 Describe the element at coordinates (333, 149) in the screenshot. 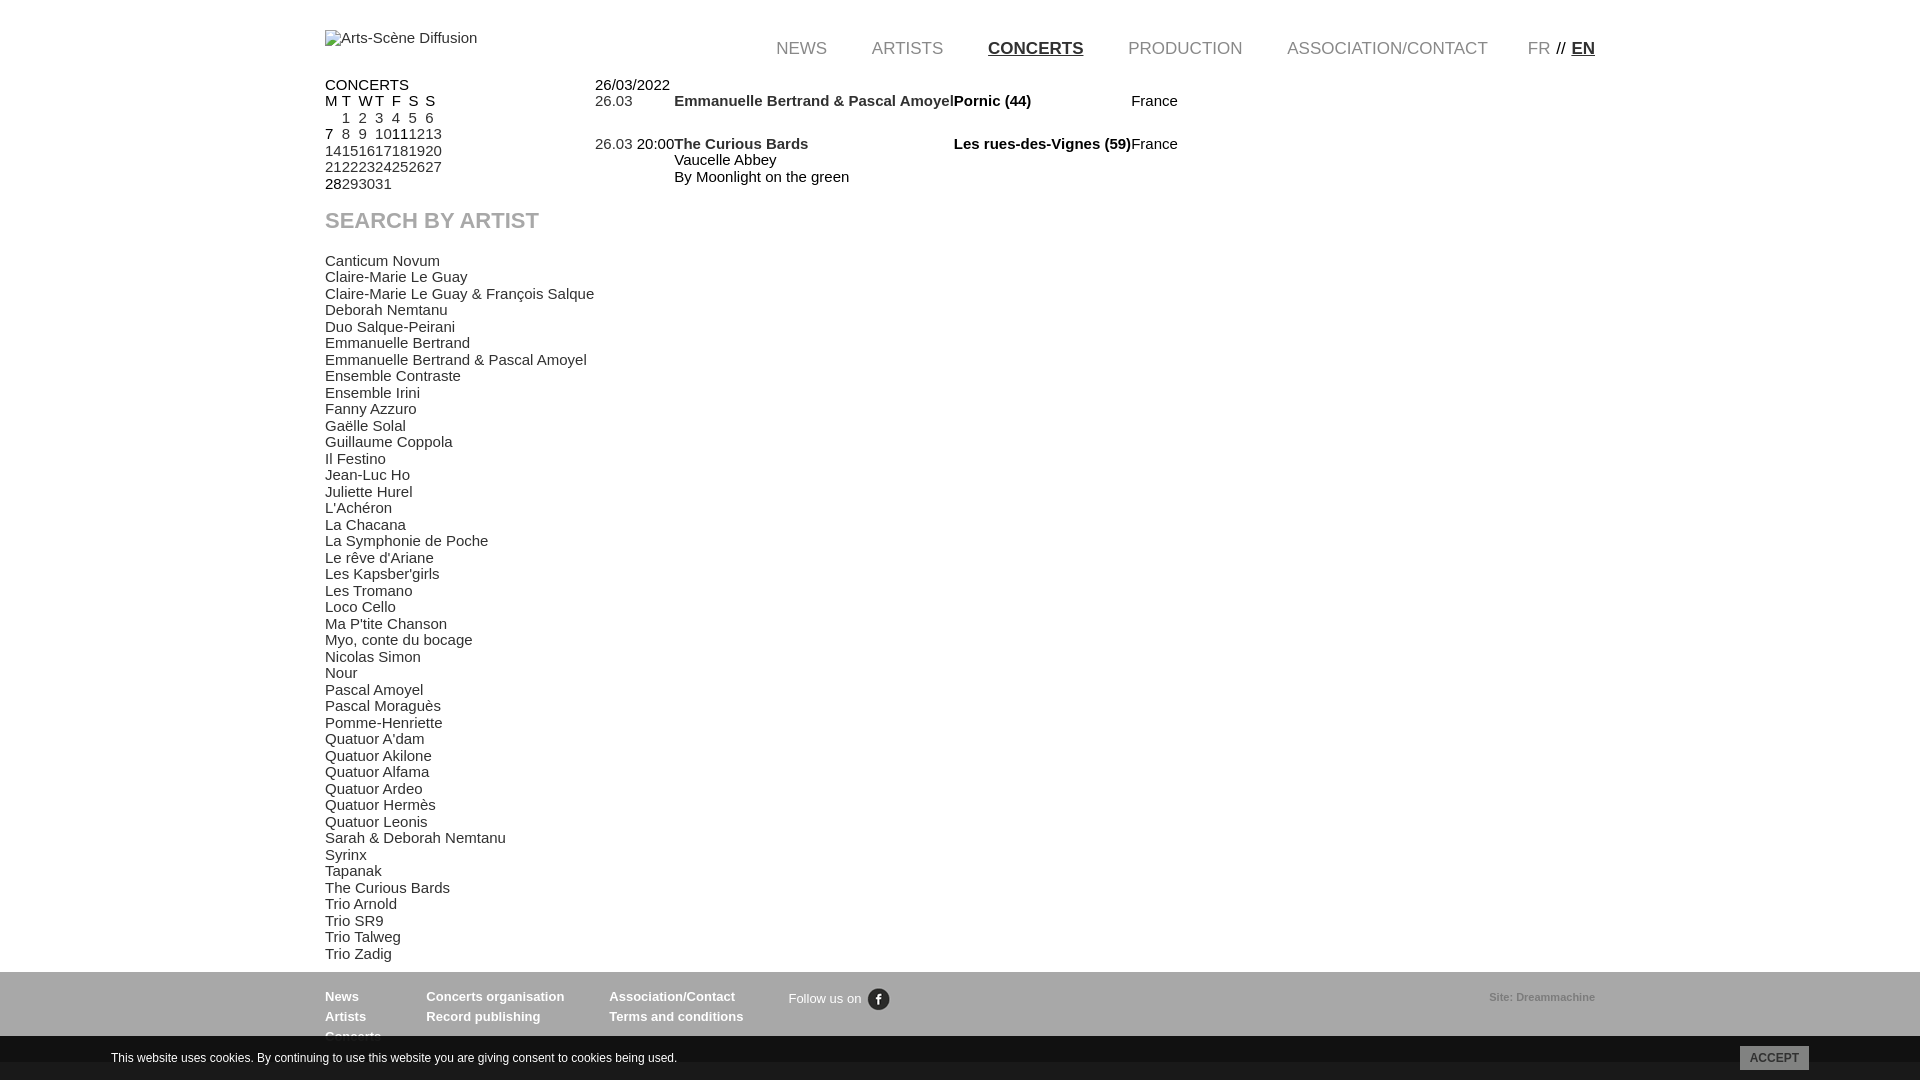

I see `'14'` at that location.